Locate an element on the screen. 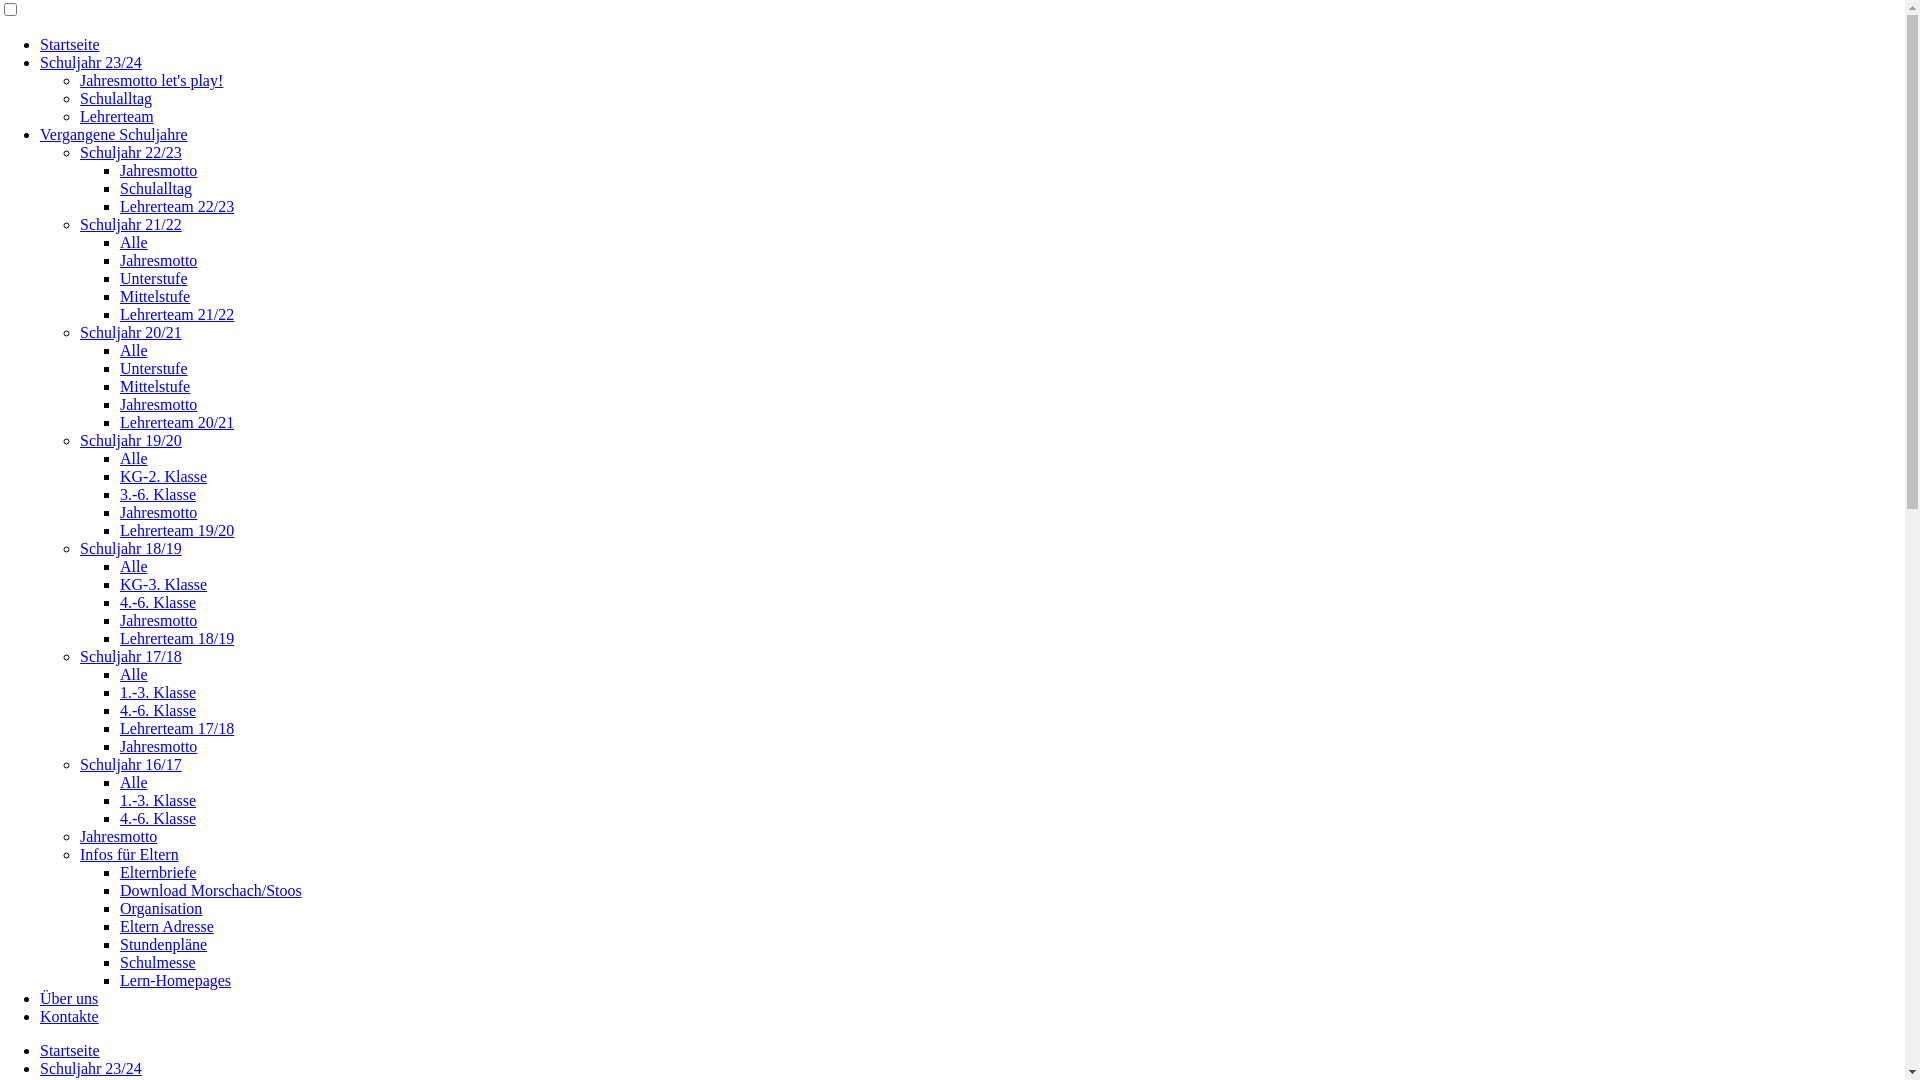 This screenshot has width=1920, height=1080. 'Mittelstufe' is located at coordinates (153, 296).